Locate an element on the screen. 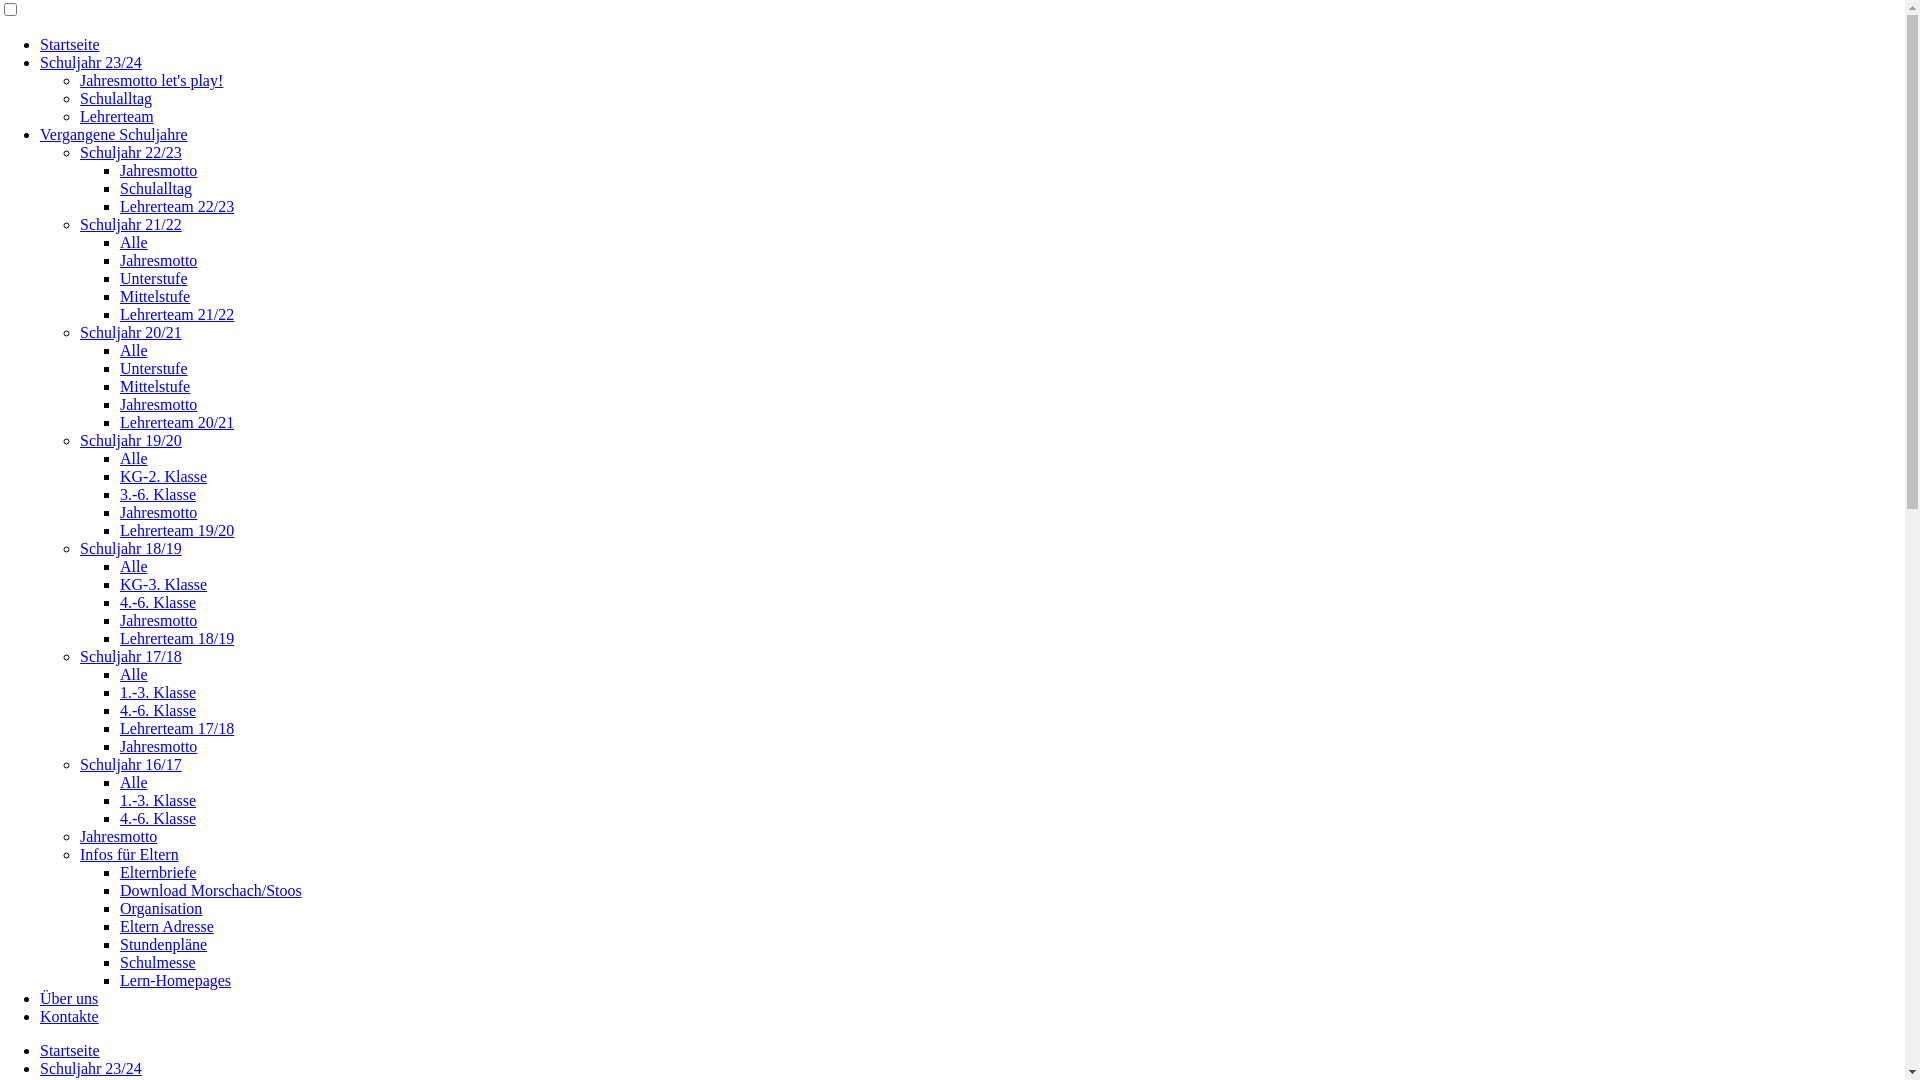 This screenshot has width=1920, height=1080. 'Mittelstufe' is located at coordinates (153, 296).